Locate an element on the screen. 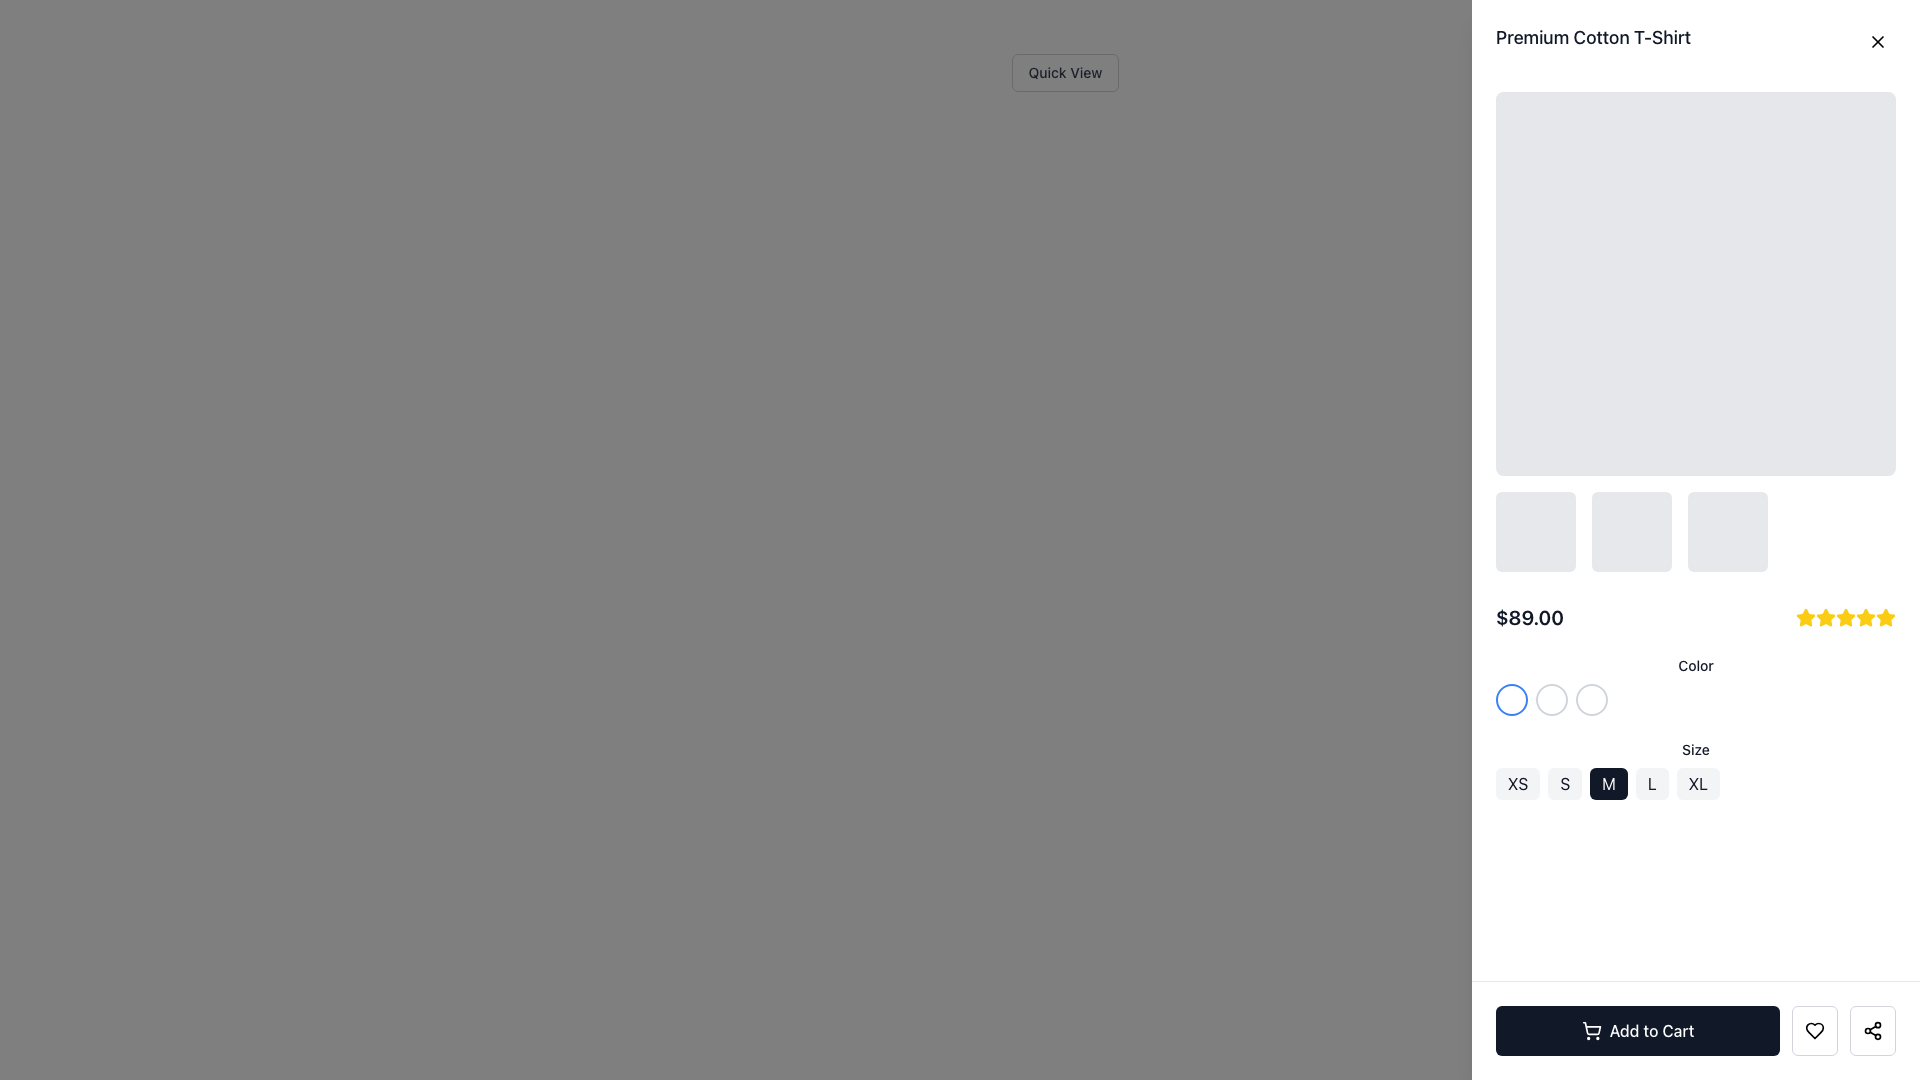 This screenshot has height=1080, width=1920. the 'S' size selection button located in the Size section of the product options is located at coordinates (1564, 782).